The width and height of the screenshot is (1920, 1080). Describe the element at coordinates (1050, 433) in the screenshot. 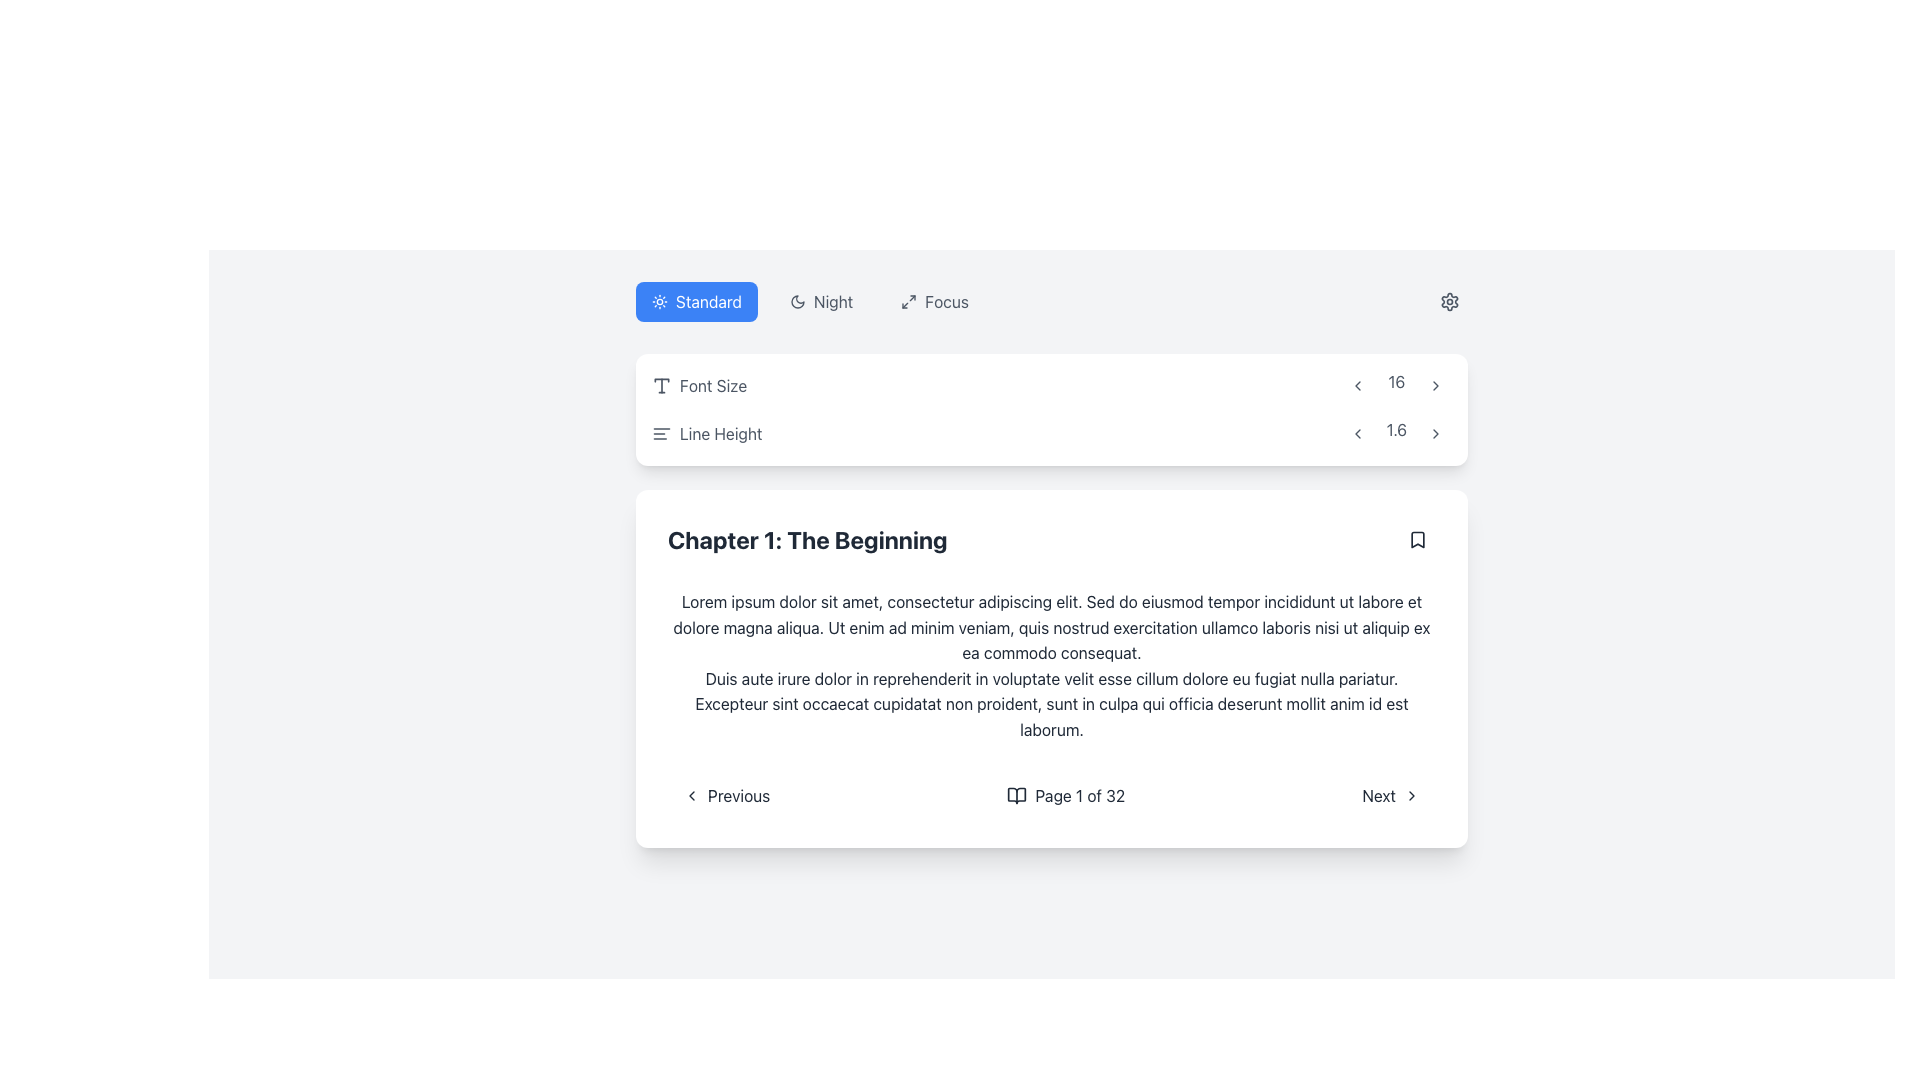

I see `the chevrons in the Interactive row for adjusting line height, located beneath the 'Font Size' adjustment row` at that location.